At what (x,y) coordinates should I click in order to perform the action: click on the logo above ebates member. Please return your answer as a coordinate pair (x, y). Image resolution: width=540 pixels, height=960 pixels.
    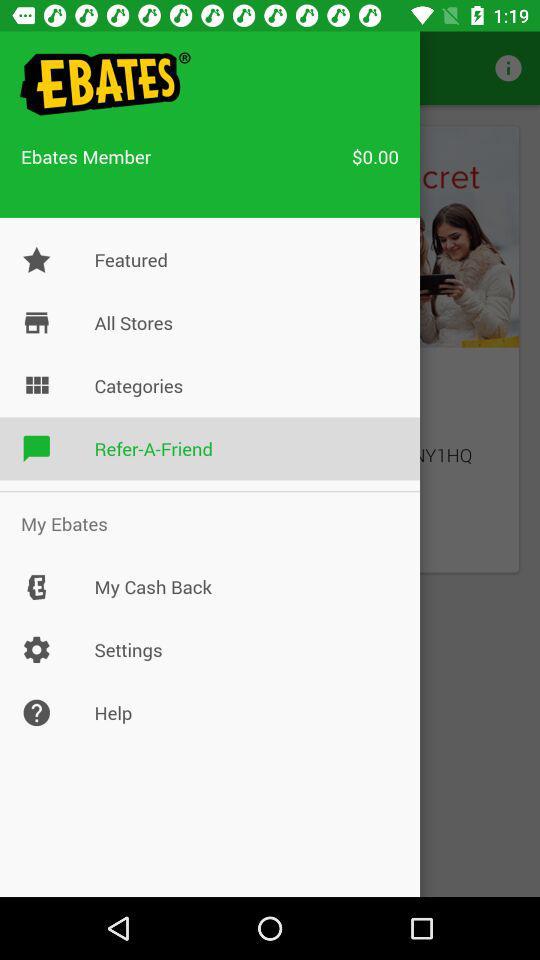
    Looking at the image, I should click on (102, 84).